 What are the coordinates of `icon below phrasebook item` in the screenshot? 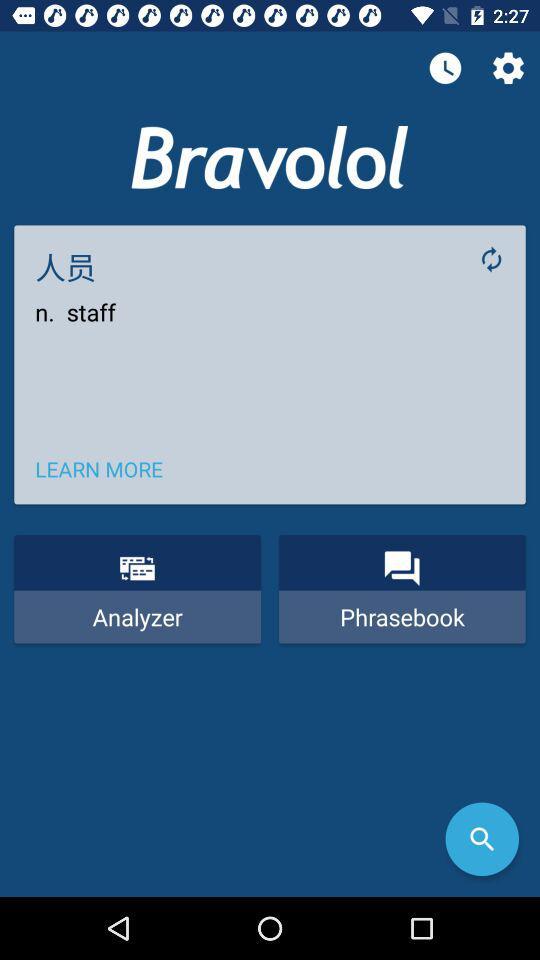 It's located at (481, 839).